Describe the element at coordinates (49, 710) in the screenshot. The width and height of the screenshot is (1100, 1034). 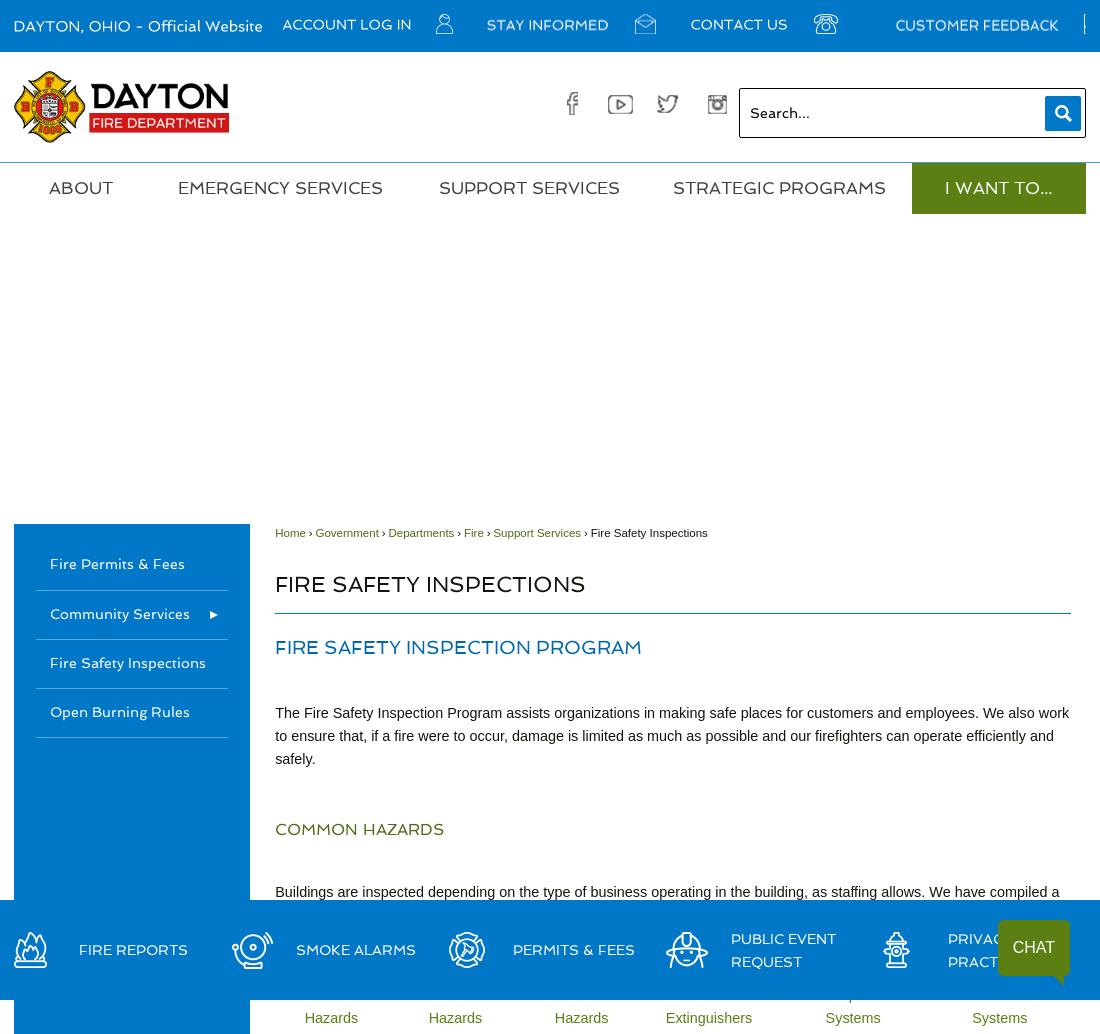
I see `'Open Burning Rules'` at that location.